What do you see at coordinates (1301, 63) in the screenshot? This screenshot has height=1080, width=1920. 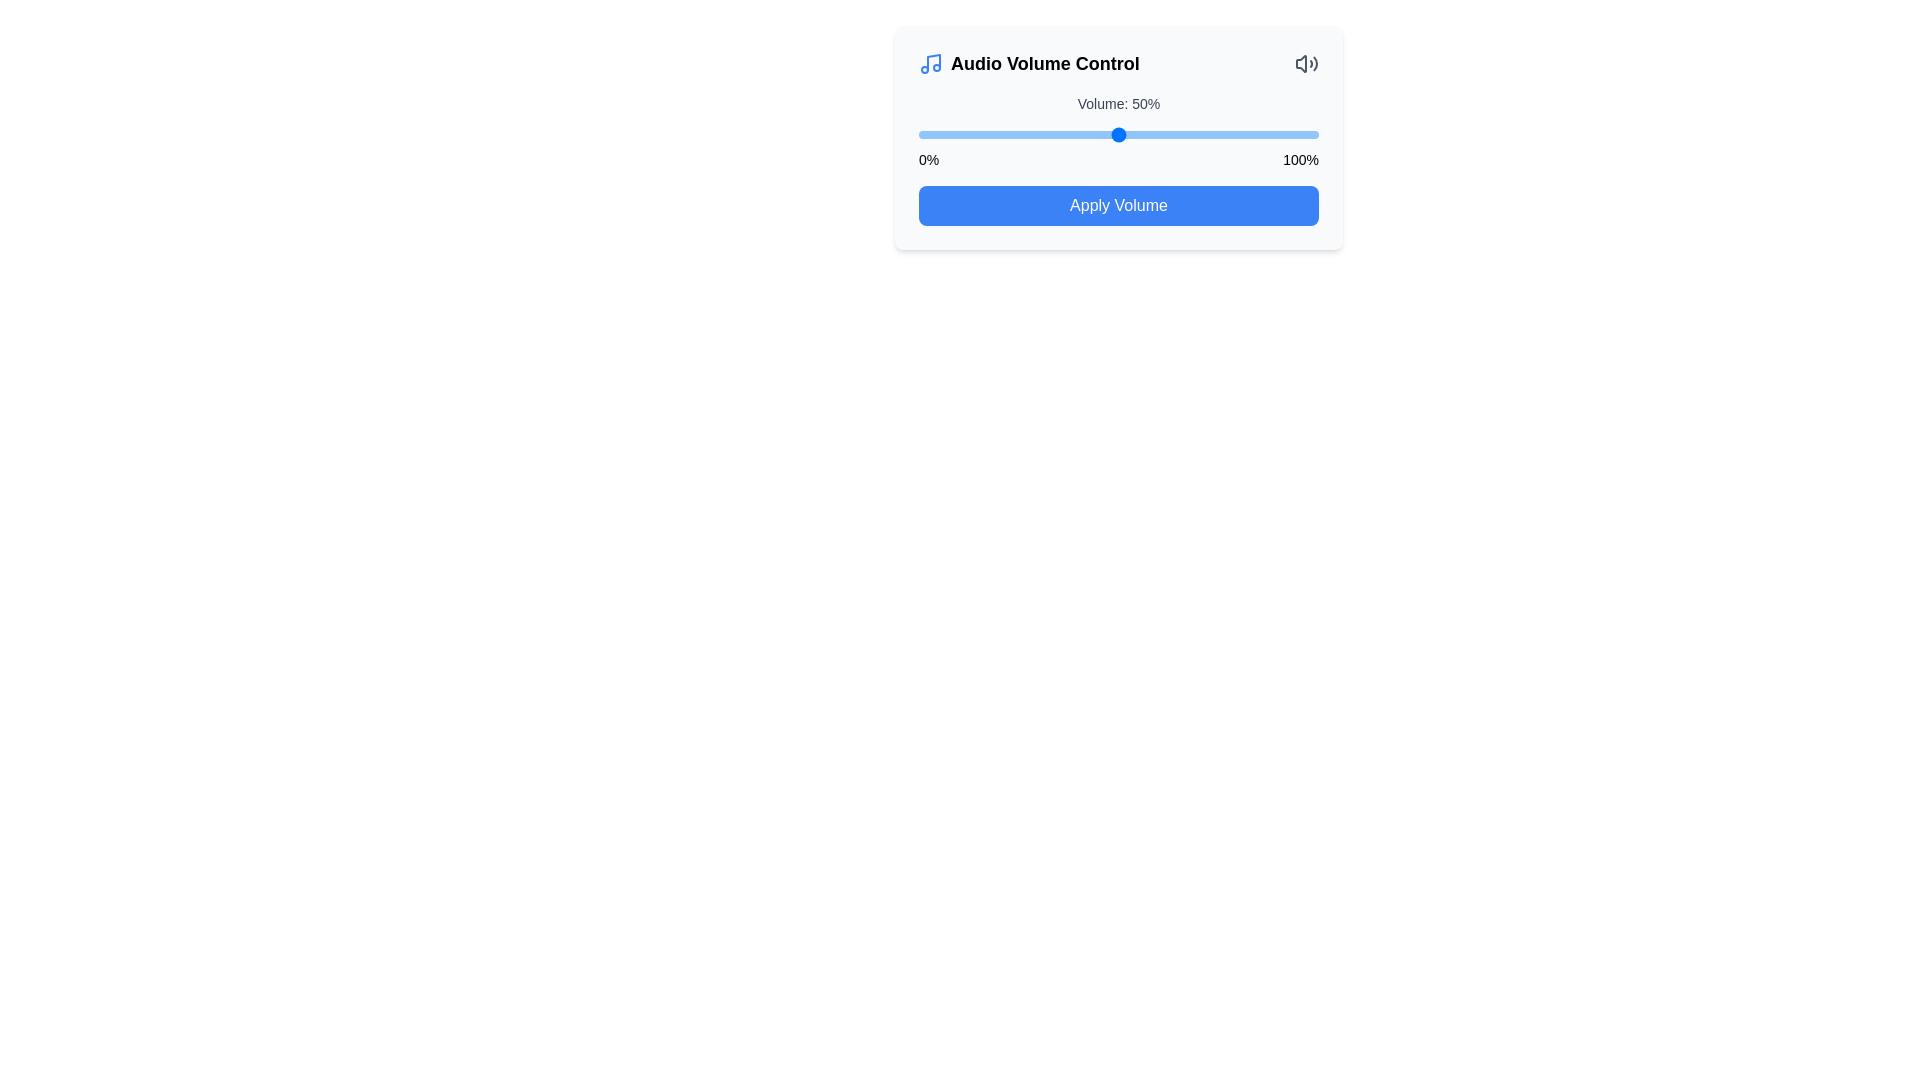 I see `the sound volume control icon located at the top-right side of the audio volume control panel, which is visually represented as a graphical vector icon indicating audio settings` at bounding box center [1301, 63].